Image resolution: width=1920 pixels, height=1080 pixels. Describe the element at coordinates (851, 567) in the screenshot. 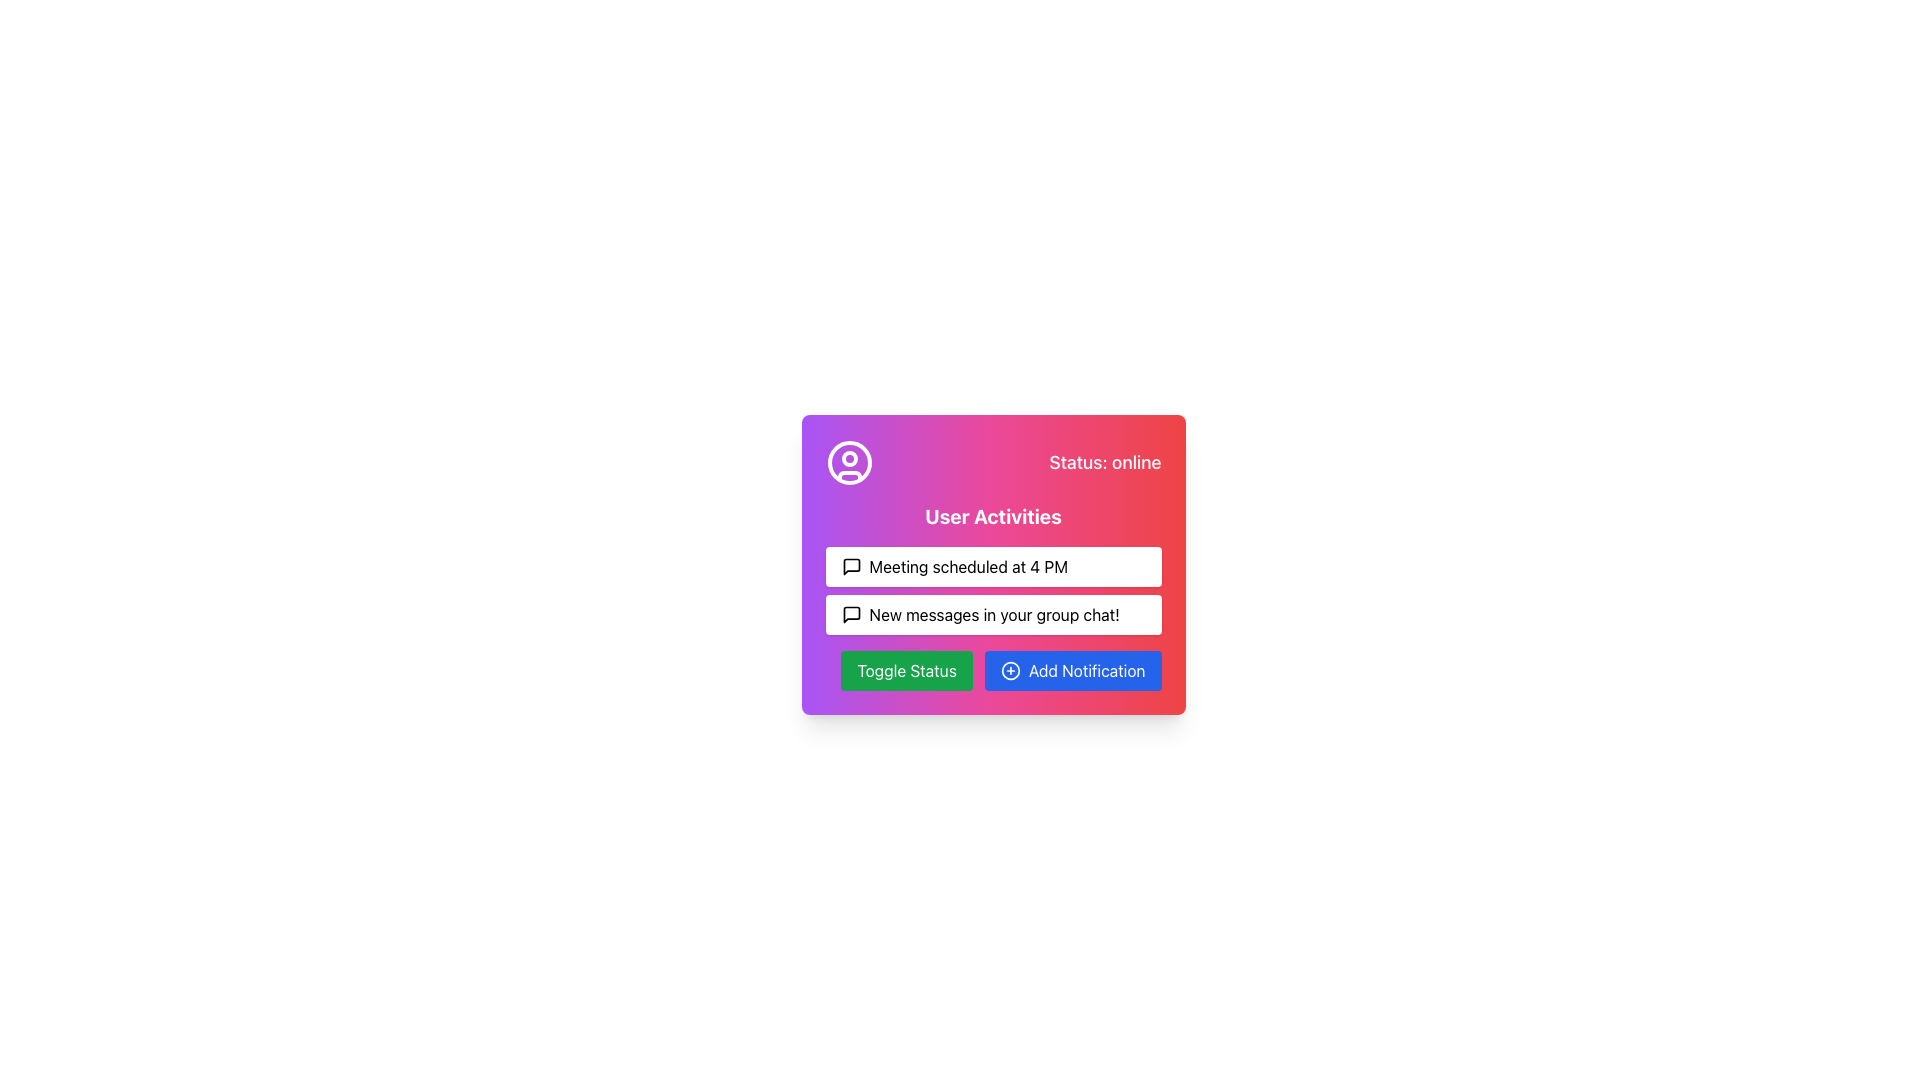

I see `the design of the message communication icon located at the leftmost end of the horizontal row in the 'User Activities' card` at that location.